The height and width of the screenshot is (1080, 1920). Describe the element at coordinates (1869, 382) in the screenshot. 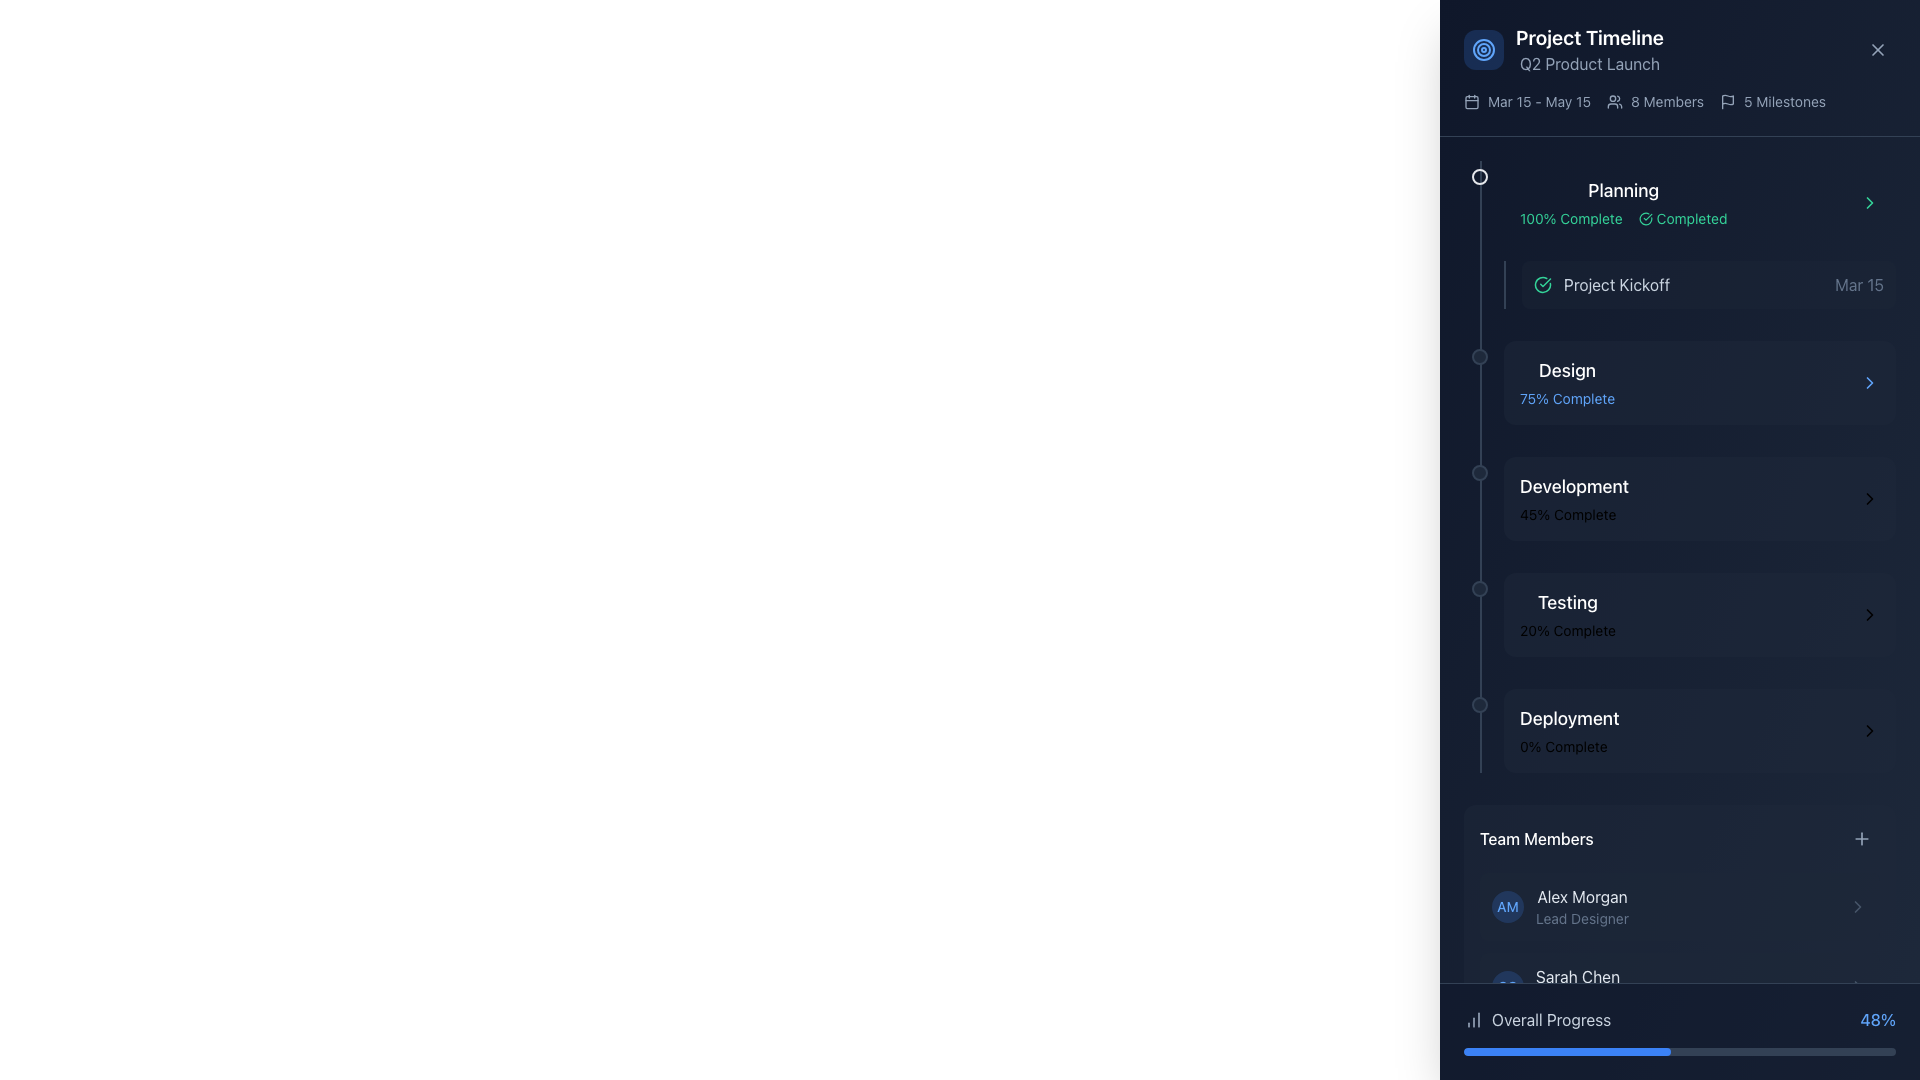

I see `the right-facing chevron icon next to the 'Design' stage in the project timeline` at that location.